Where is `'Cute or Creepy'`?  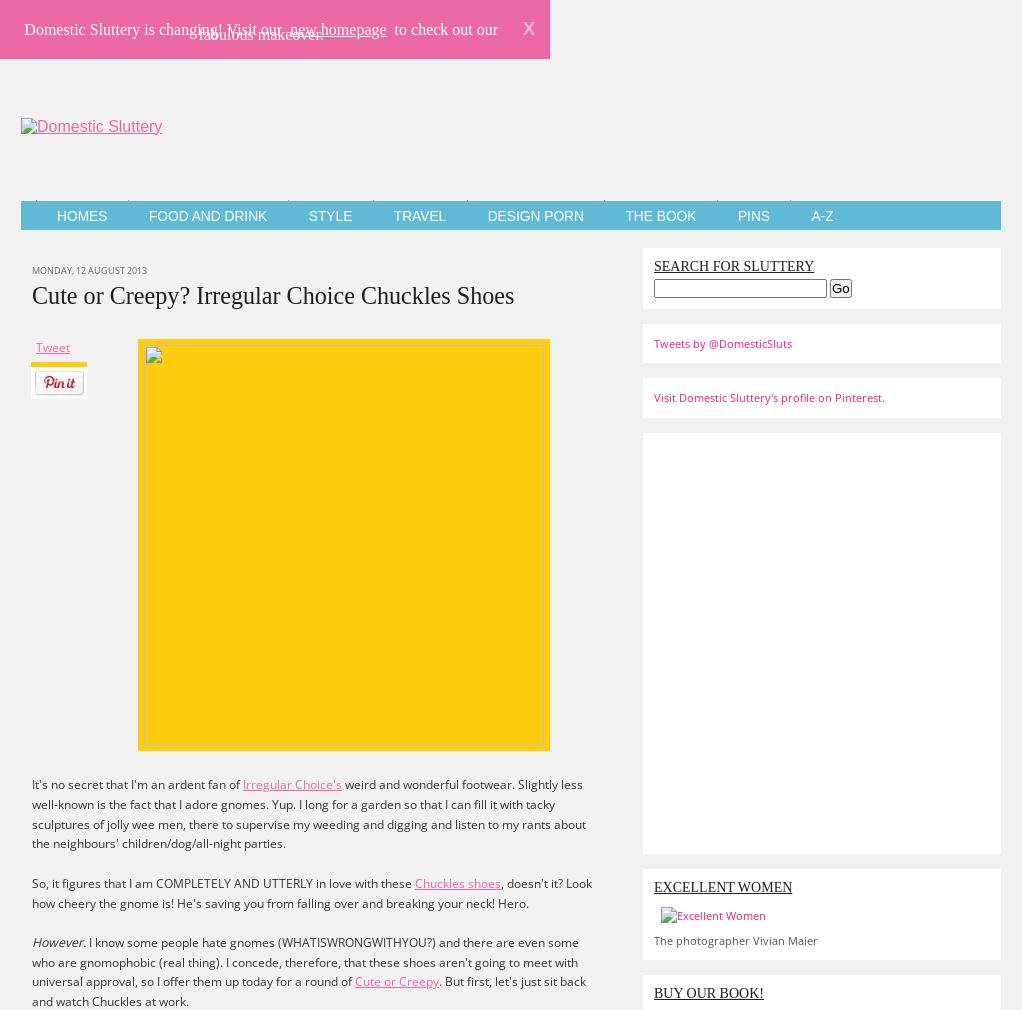 'Cute or Creepy' is located at coordinates (396, 981).